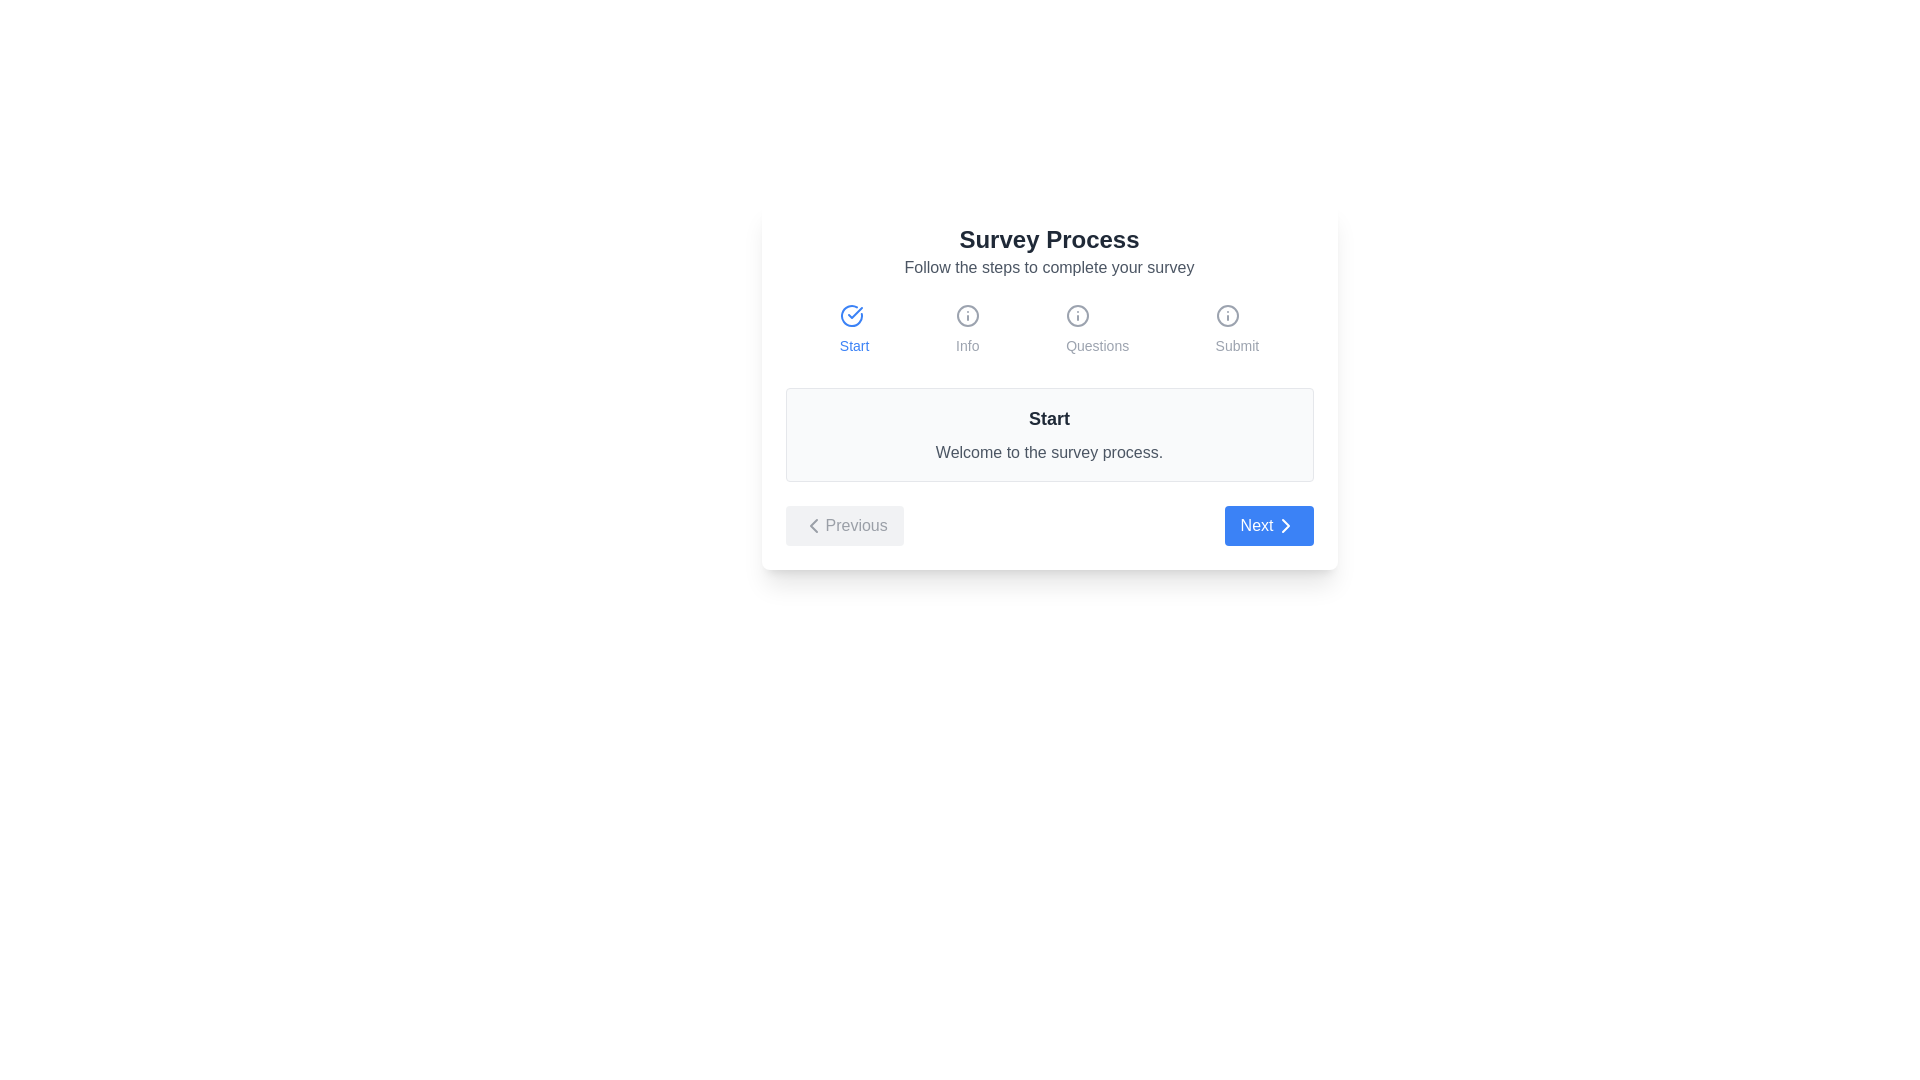 The width and height of the screenshot is (1920, 1080). I want to click on the chevron icon within the 'Previous' button located in the bottom left corner of the survey interface to visually reinforce its purpose for navigating to the prior step in the survey process, so click(813, 524).